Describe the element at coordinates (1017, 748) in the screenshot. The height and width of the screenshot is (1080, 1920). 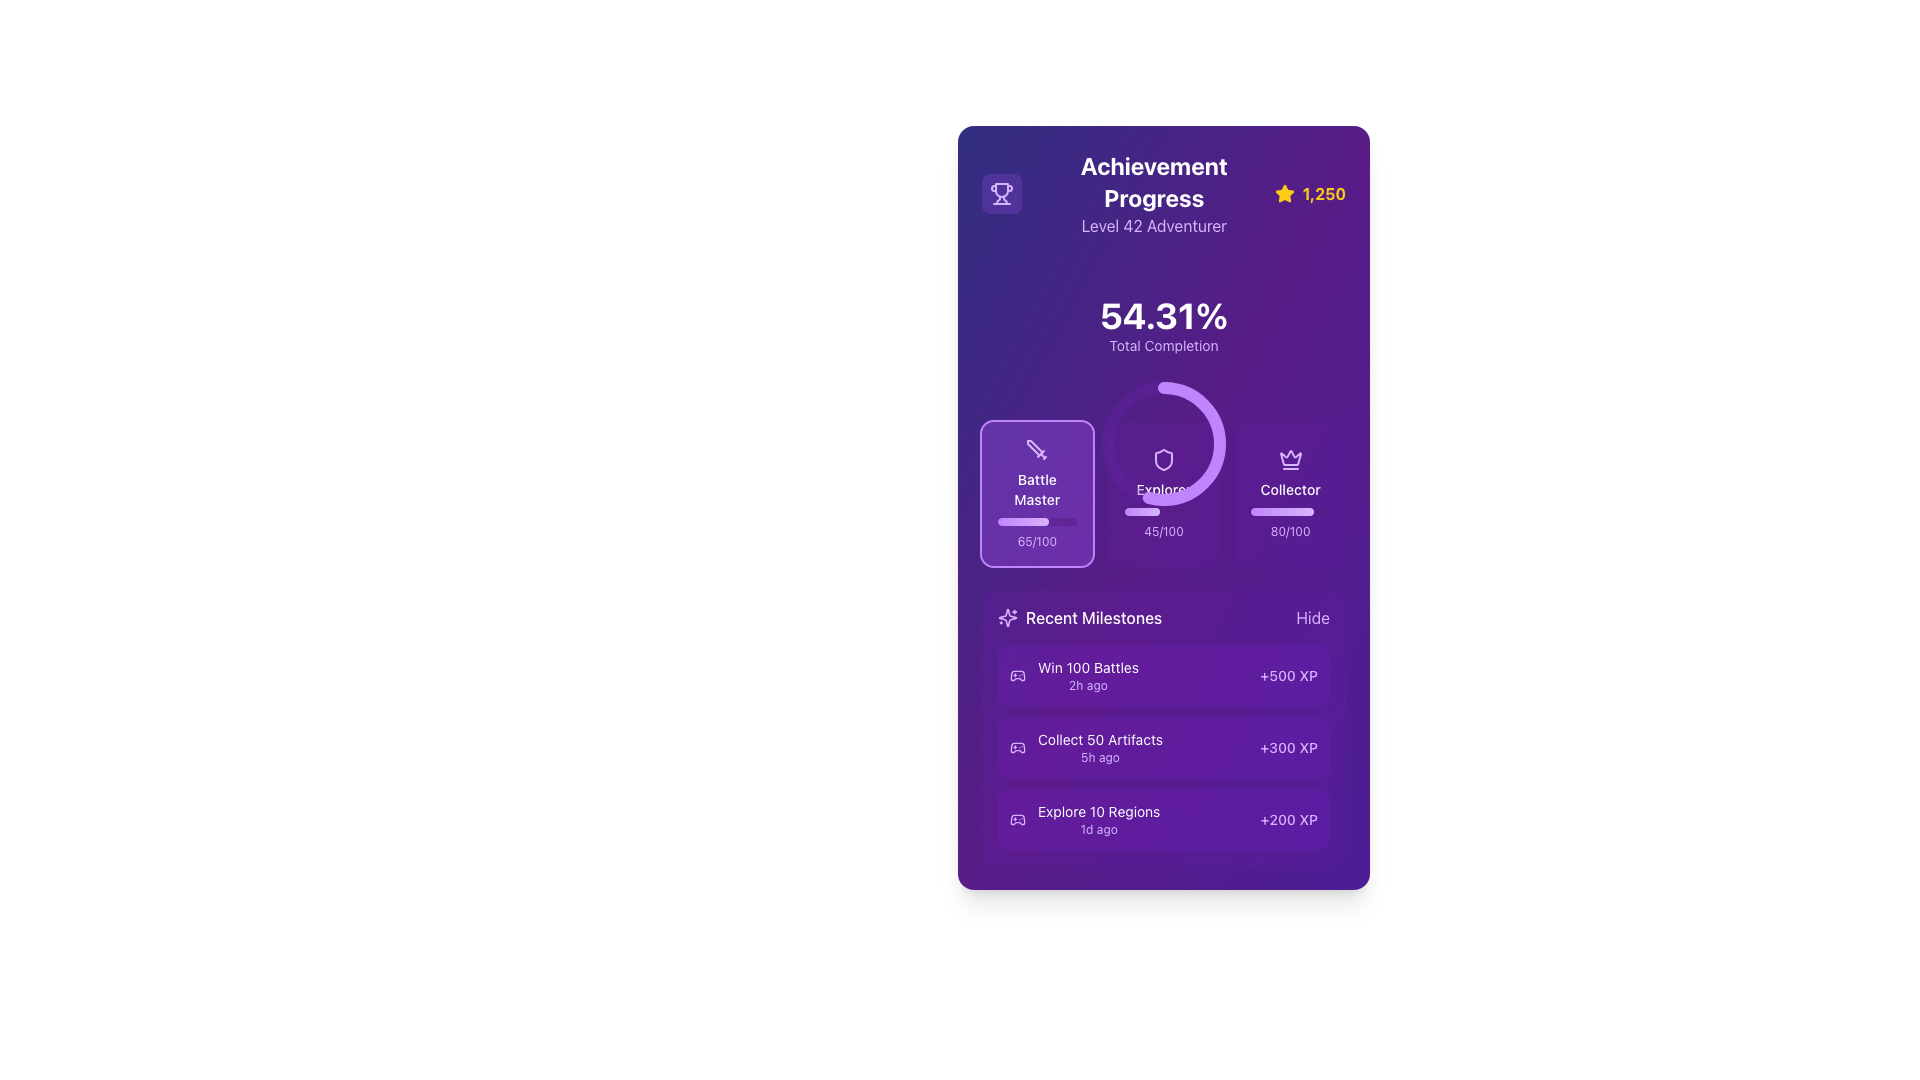
I see `the appearance of the achievement icon located next to 'Collect 50 Artifacts' in the 'Recent Milestones' section` at that location.